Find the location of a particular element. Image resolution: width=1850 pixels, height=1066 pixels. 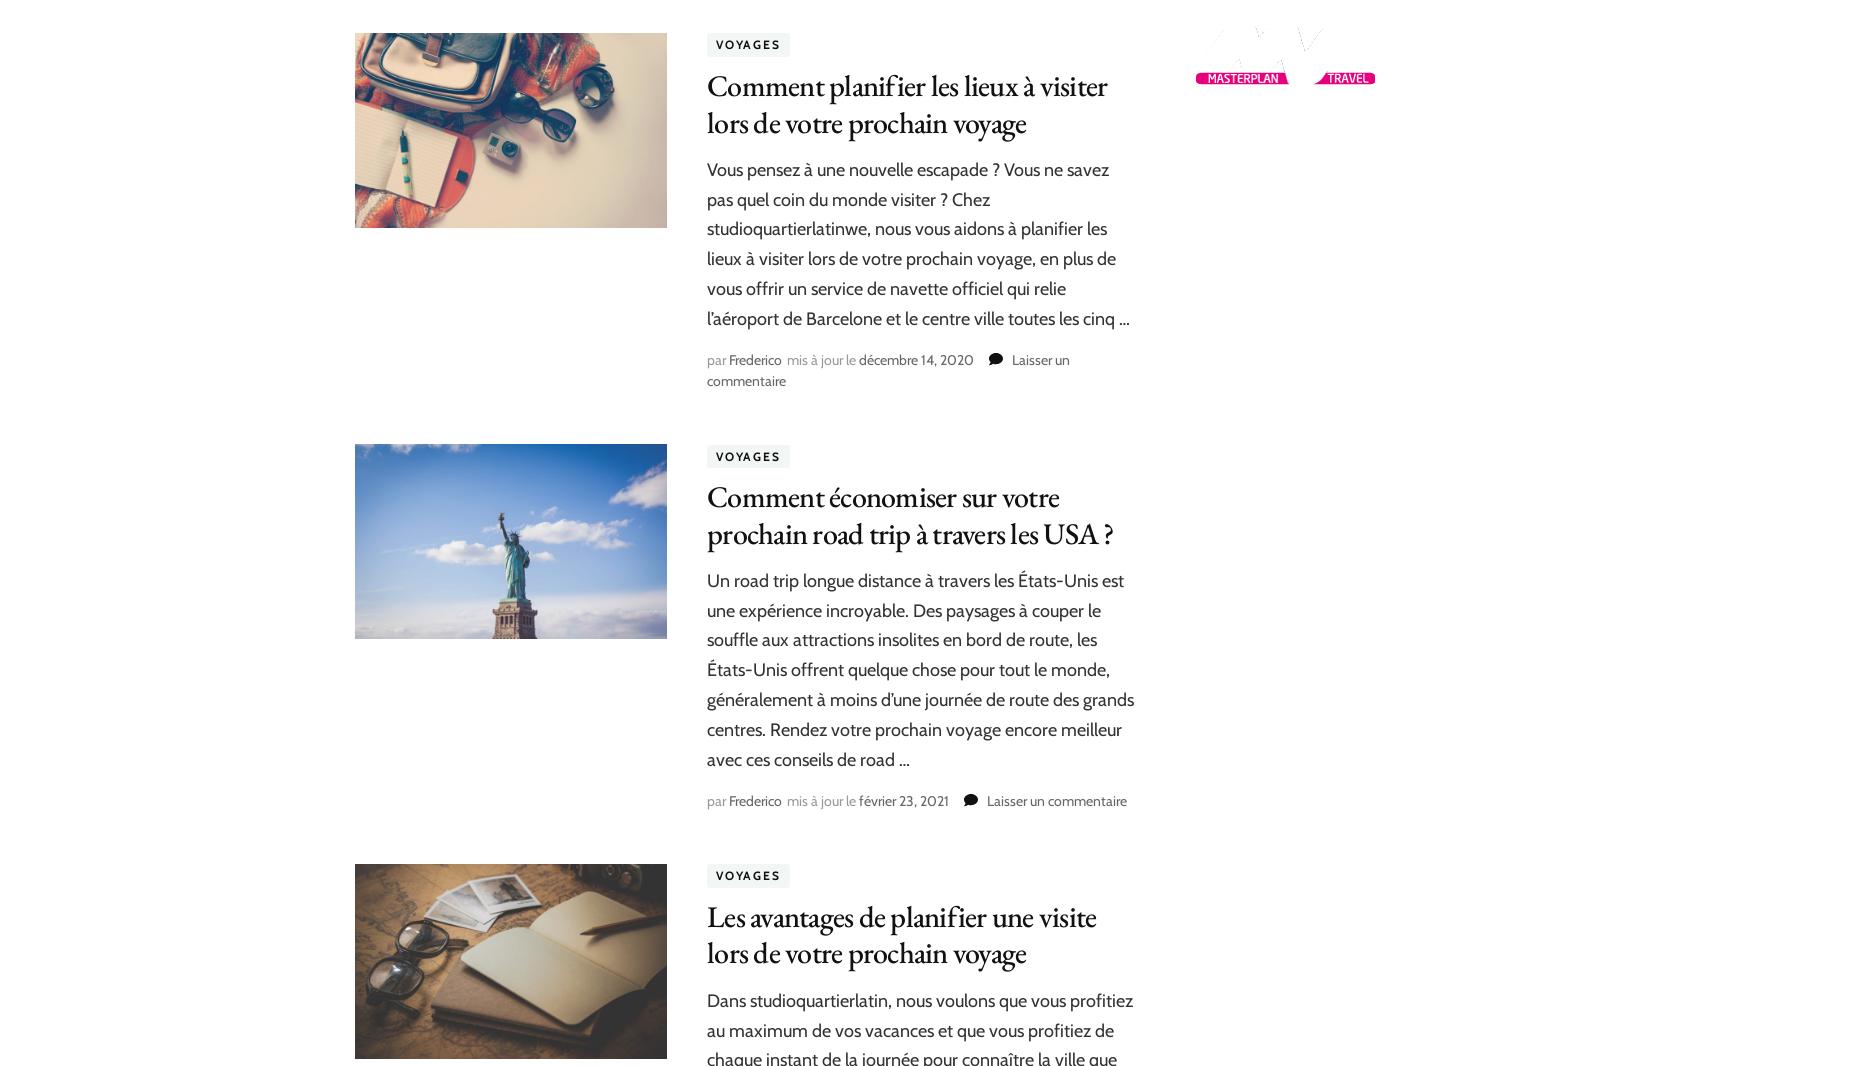

'février 23, 2021' is located at coordinates (903, 800).